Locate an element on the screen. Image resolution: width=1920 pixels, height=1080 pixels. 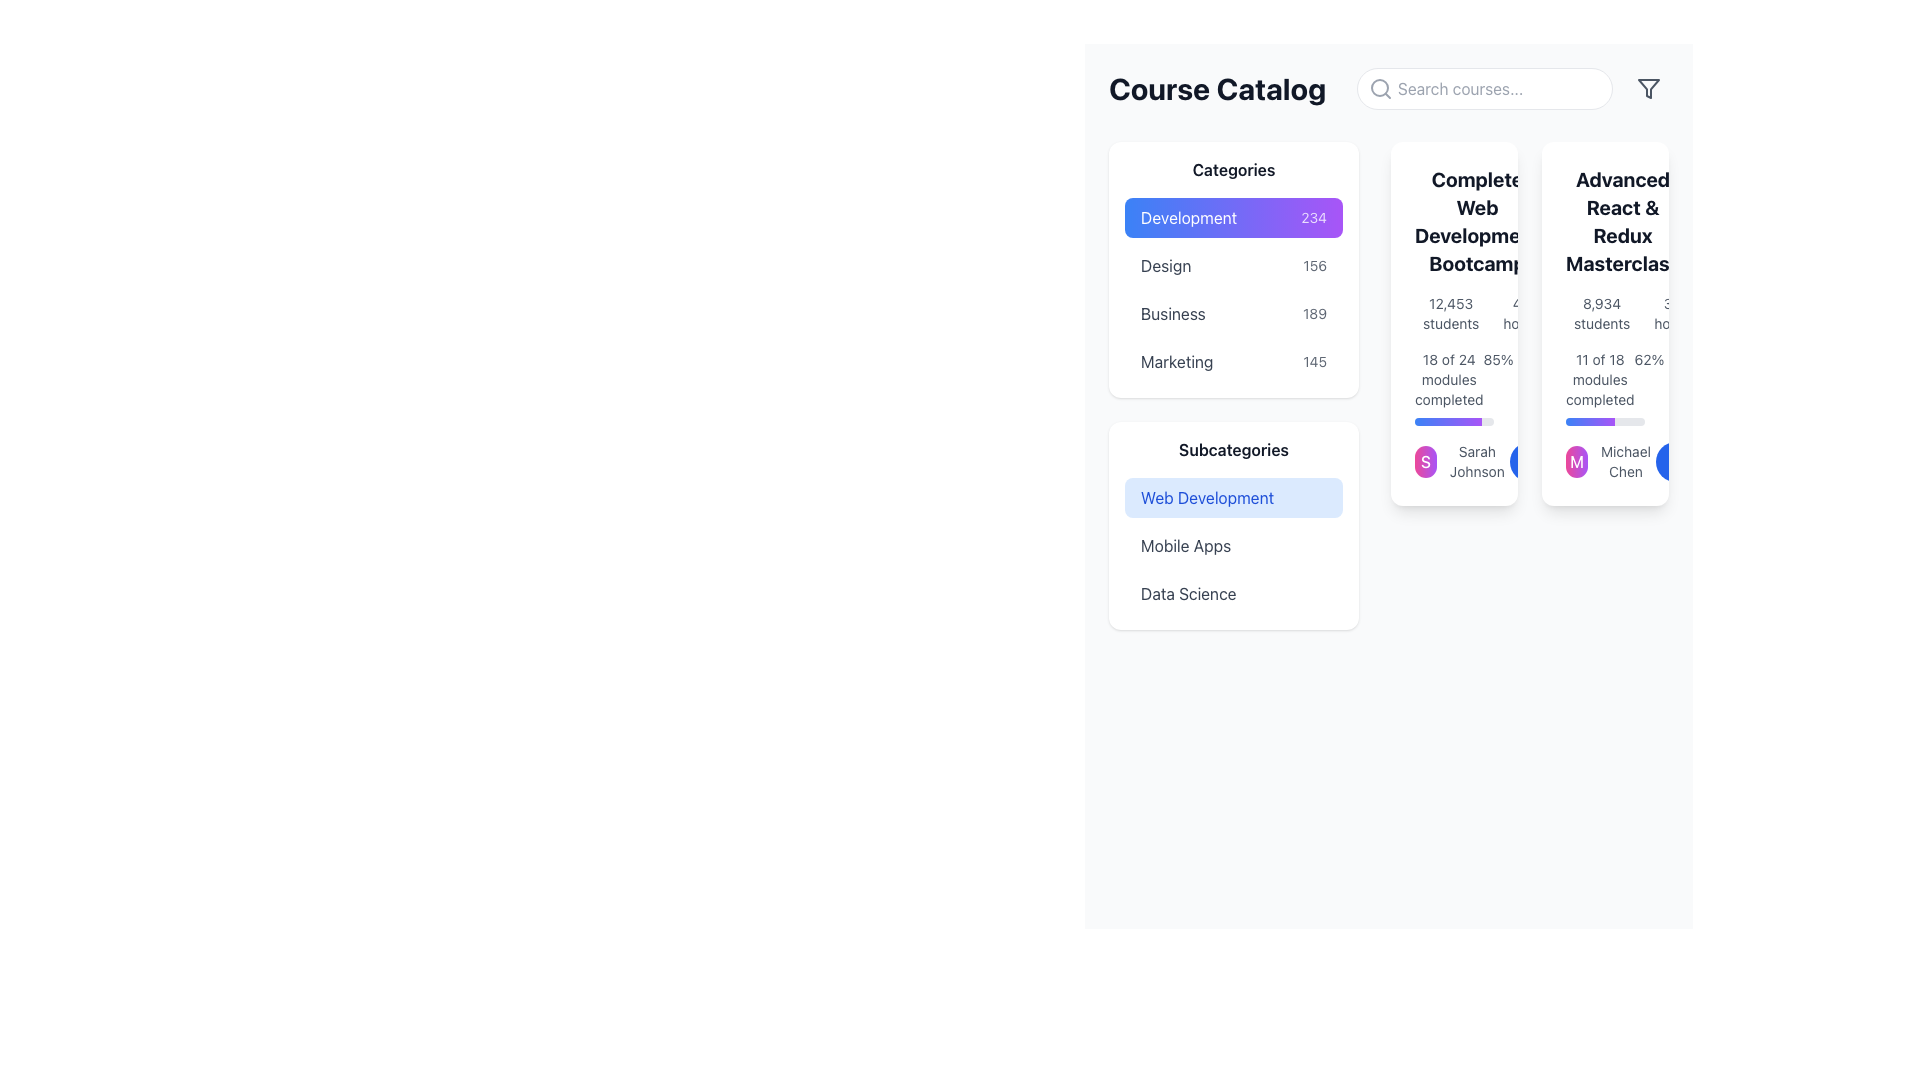
the progress bar indicating completion status for the 'Complete Web Development Bootcamp' course, located under the 'Course Catalog' section, below the text '18 of 24 modules completed' and '85%' is located at coordinates (1454, 420).